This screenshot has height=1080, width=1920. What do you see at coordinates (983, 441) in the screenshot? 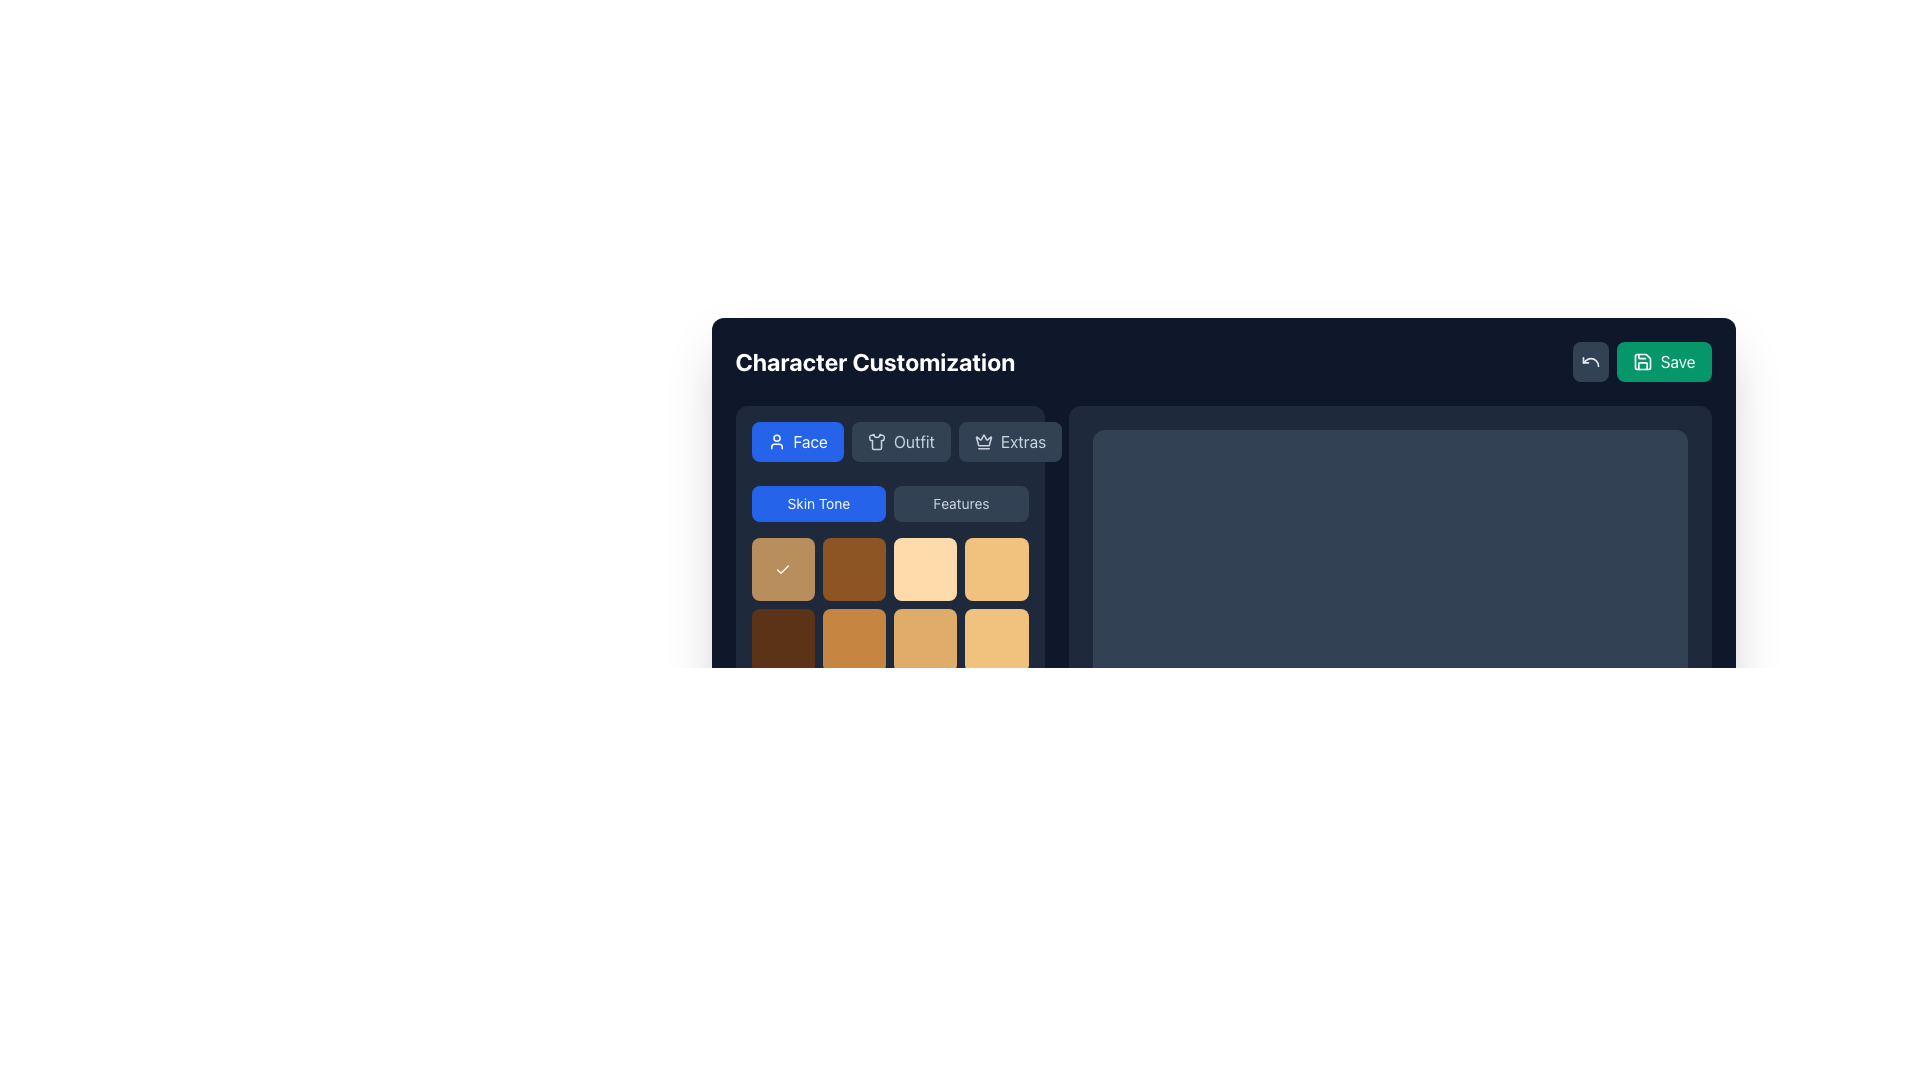
I see `the crown icon located inside the 'Extras' button, which is to the right of the 'Outfit' button in the top horizontal menu bar` at bounding box center [983, 441].